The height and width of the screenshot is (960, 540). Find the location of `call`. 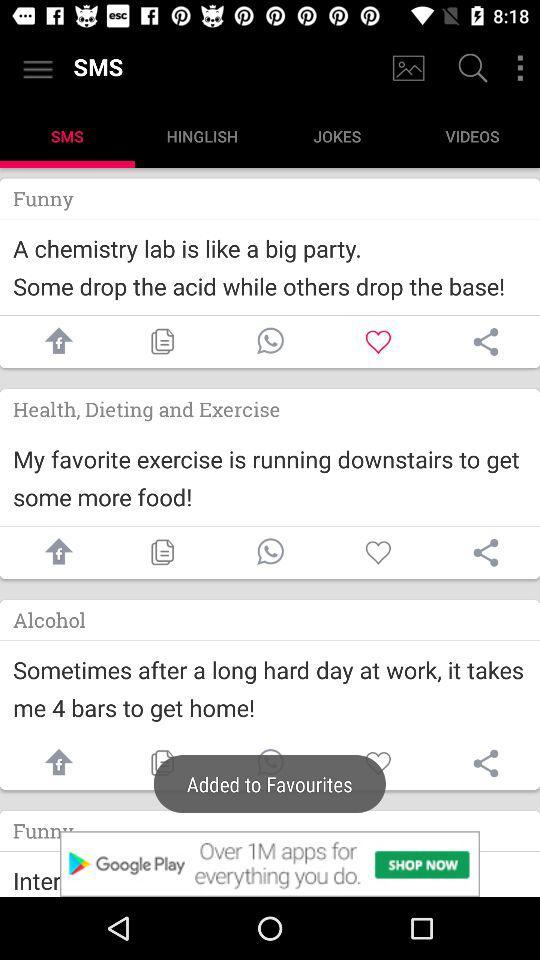

call is located at coordinates (270, 552).